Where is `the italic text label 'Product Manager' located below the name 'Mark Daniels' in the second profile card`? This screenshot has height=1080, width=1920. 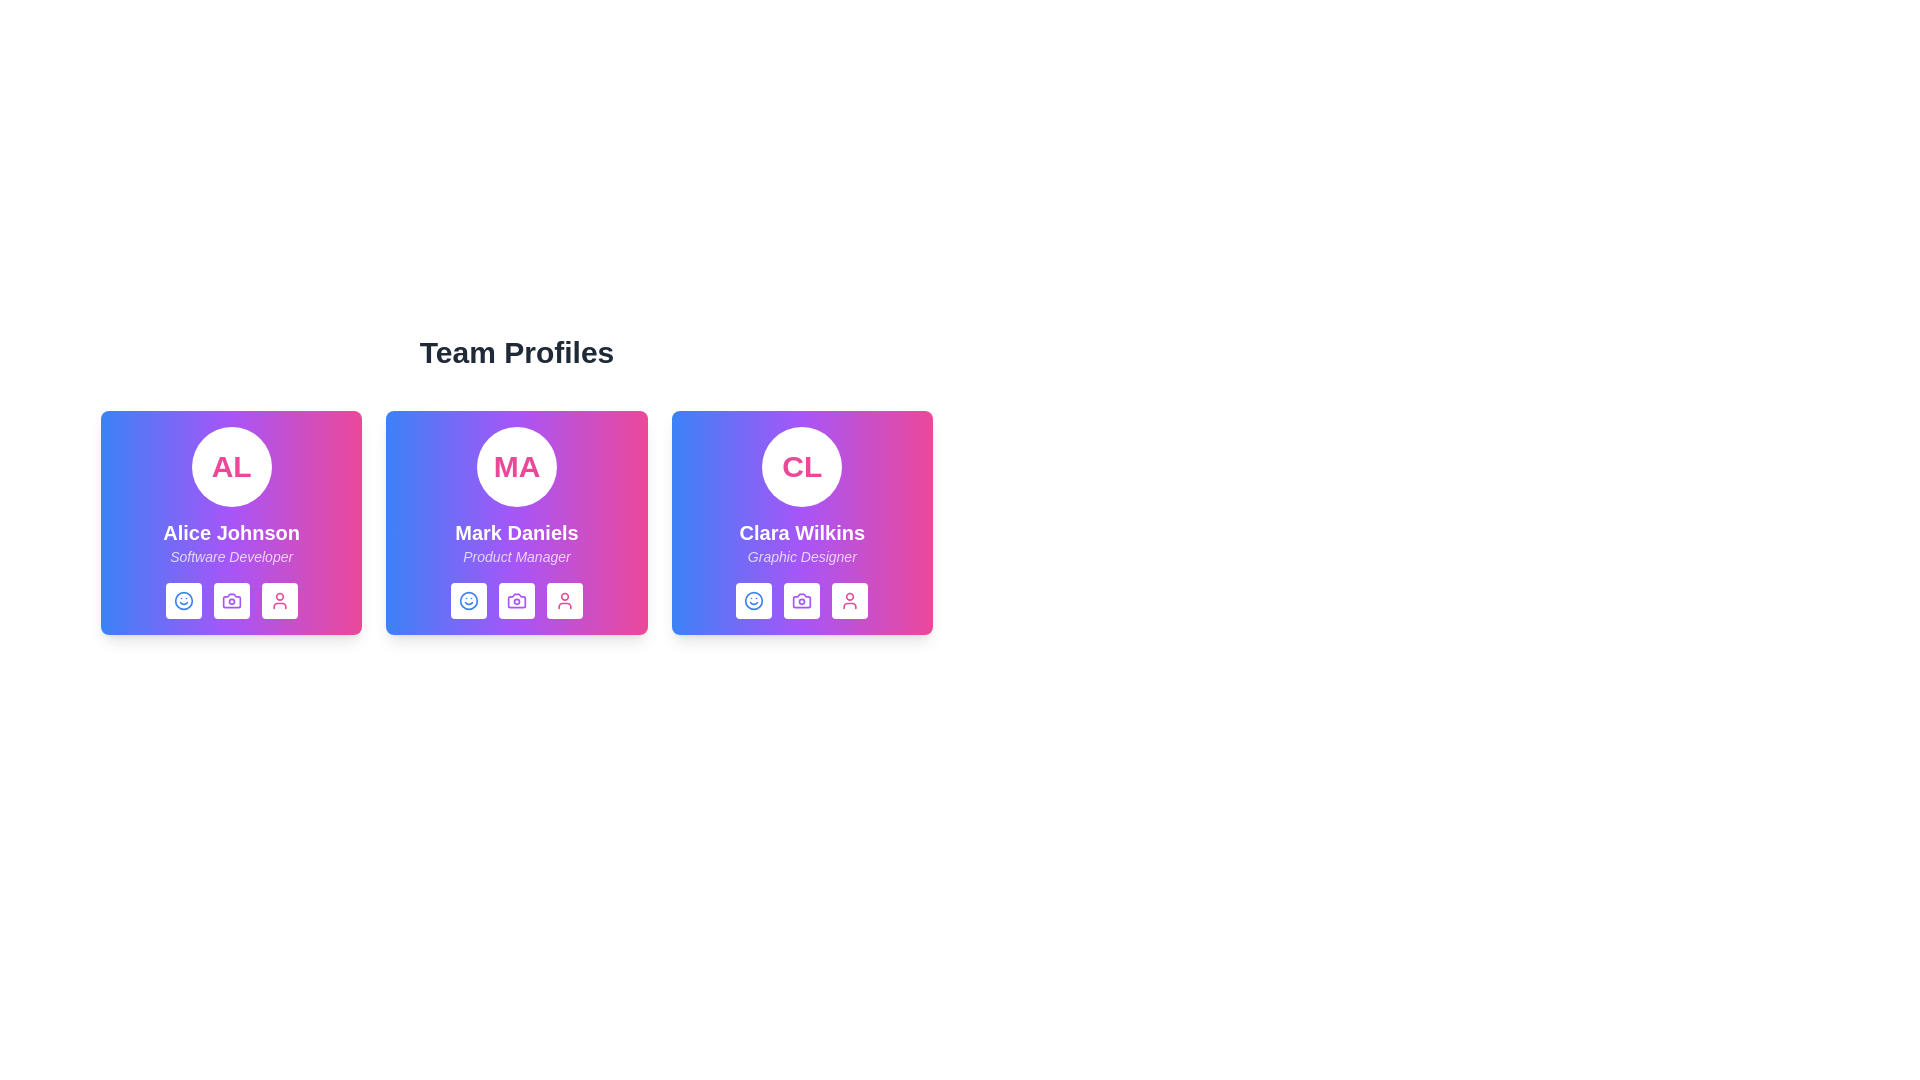 the italic text label 'Product Manager' located below the name 'Mark Daniels' in the second profile card is located at coordinates (517, 556).